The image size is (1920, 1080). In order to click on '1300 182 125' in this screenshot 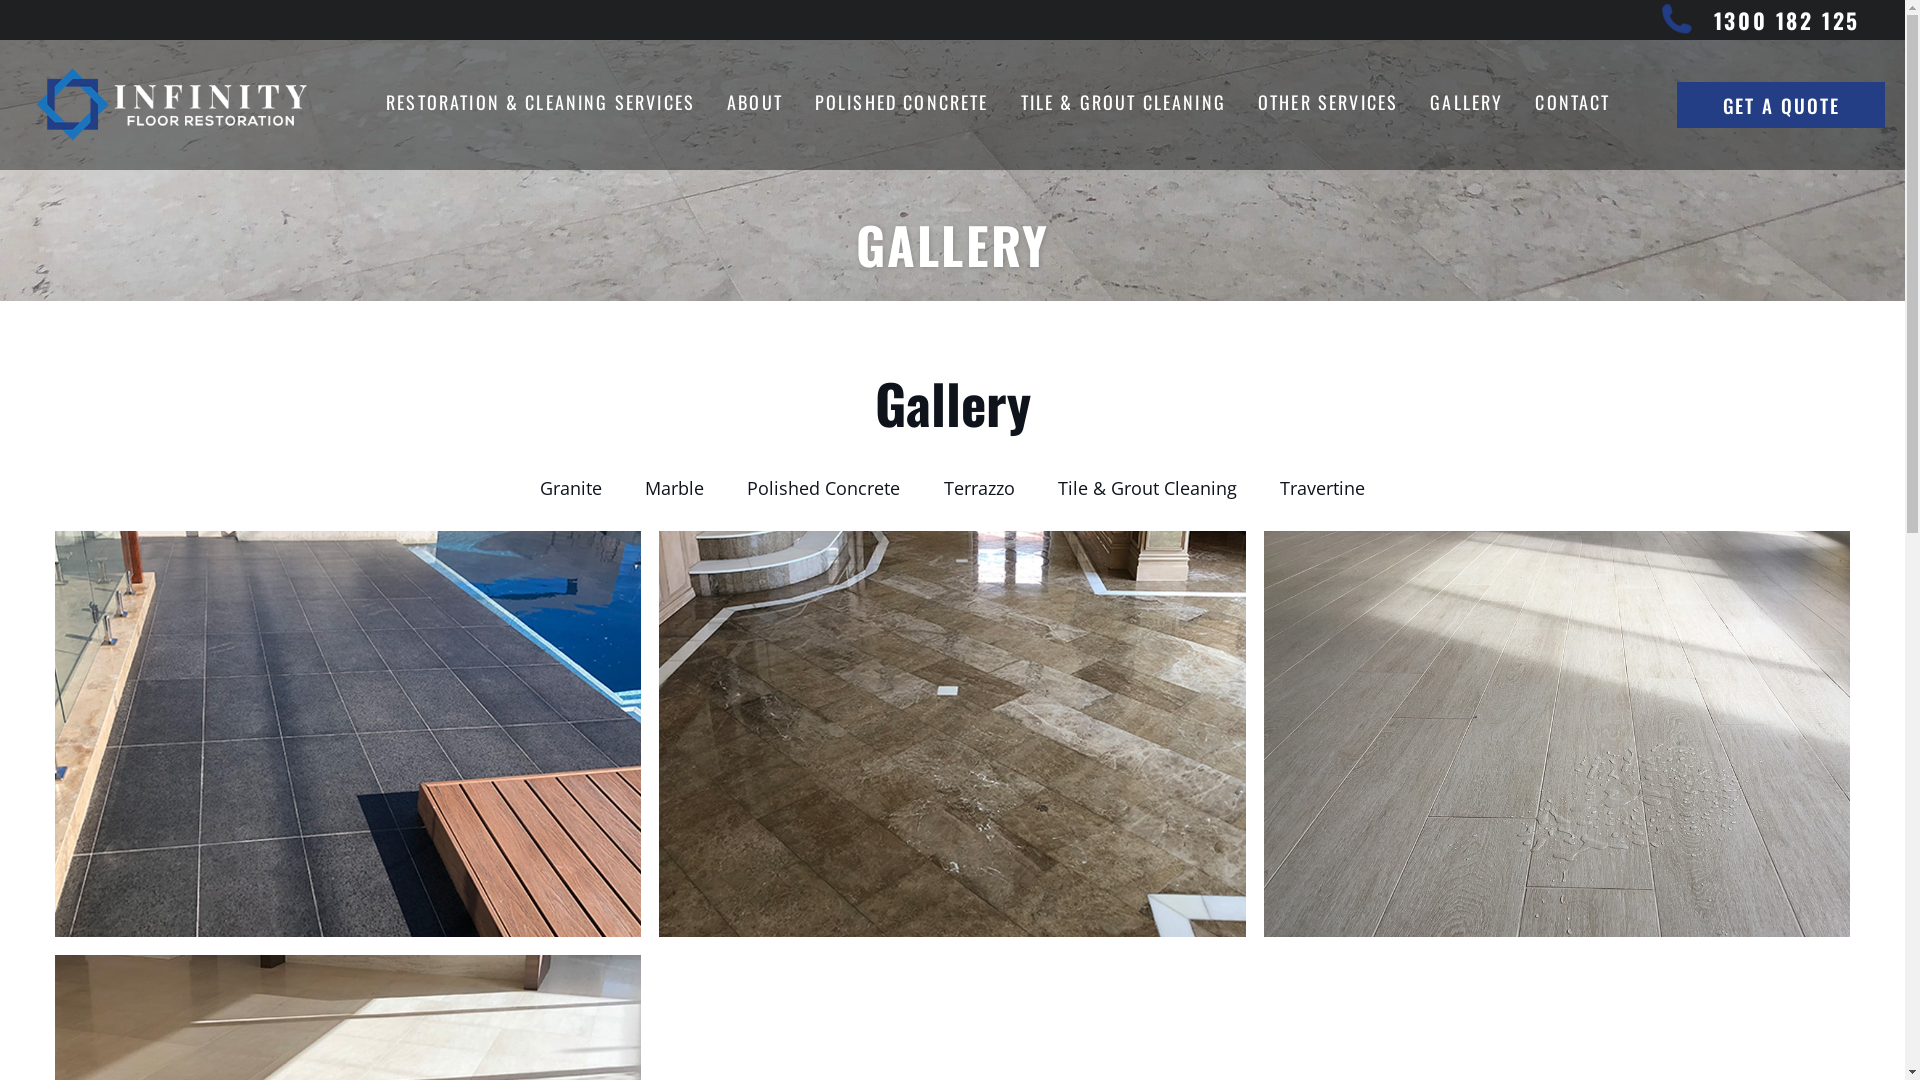, I will do `click(1786, 19)`.